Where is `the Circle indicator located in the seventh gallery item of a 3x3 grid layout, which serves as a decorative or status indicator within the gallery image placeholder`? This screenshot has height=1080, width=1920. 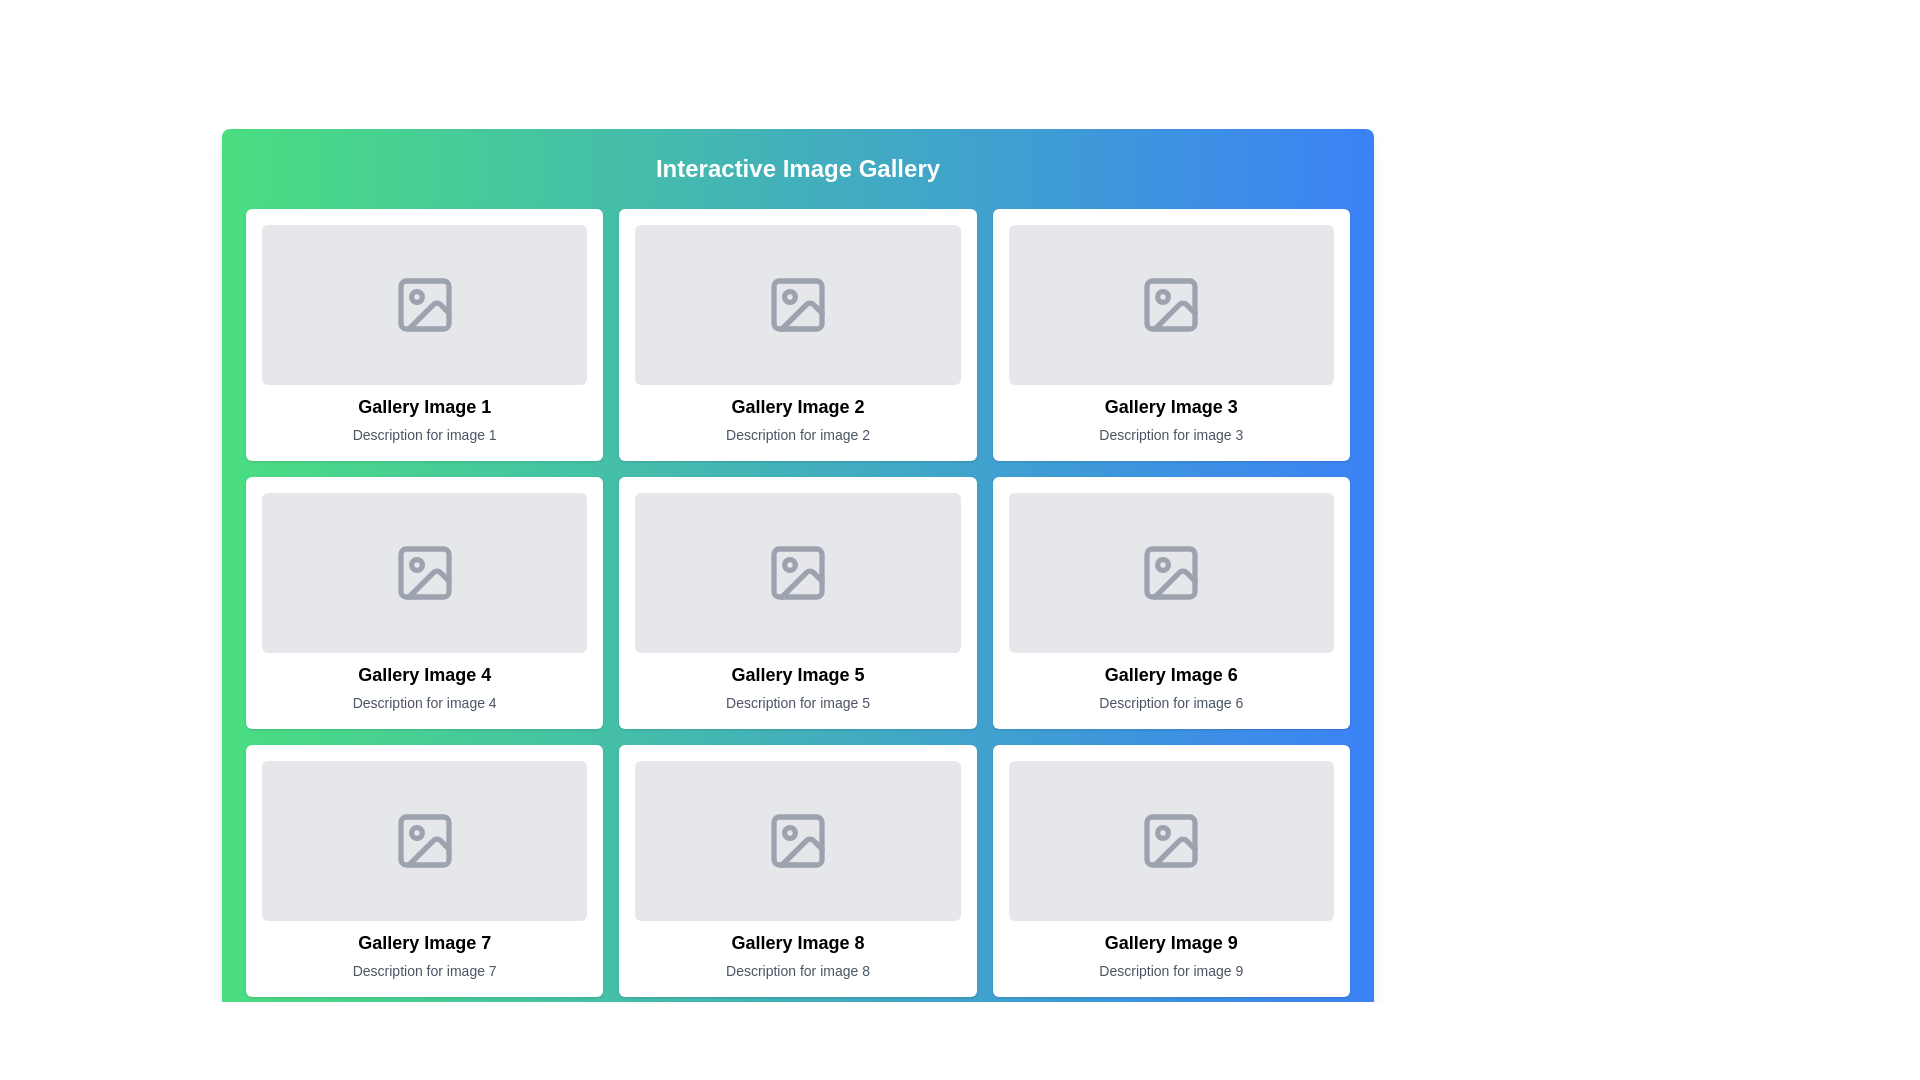 the Circle indicator located in the seventh gallery item of a 3x3 grid layout, which serves as a decorative or status indicator within the gallery image placeholder is located at coordinates (415, 833).